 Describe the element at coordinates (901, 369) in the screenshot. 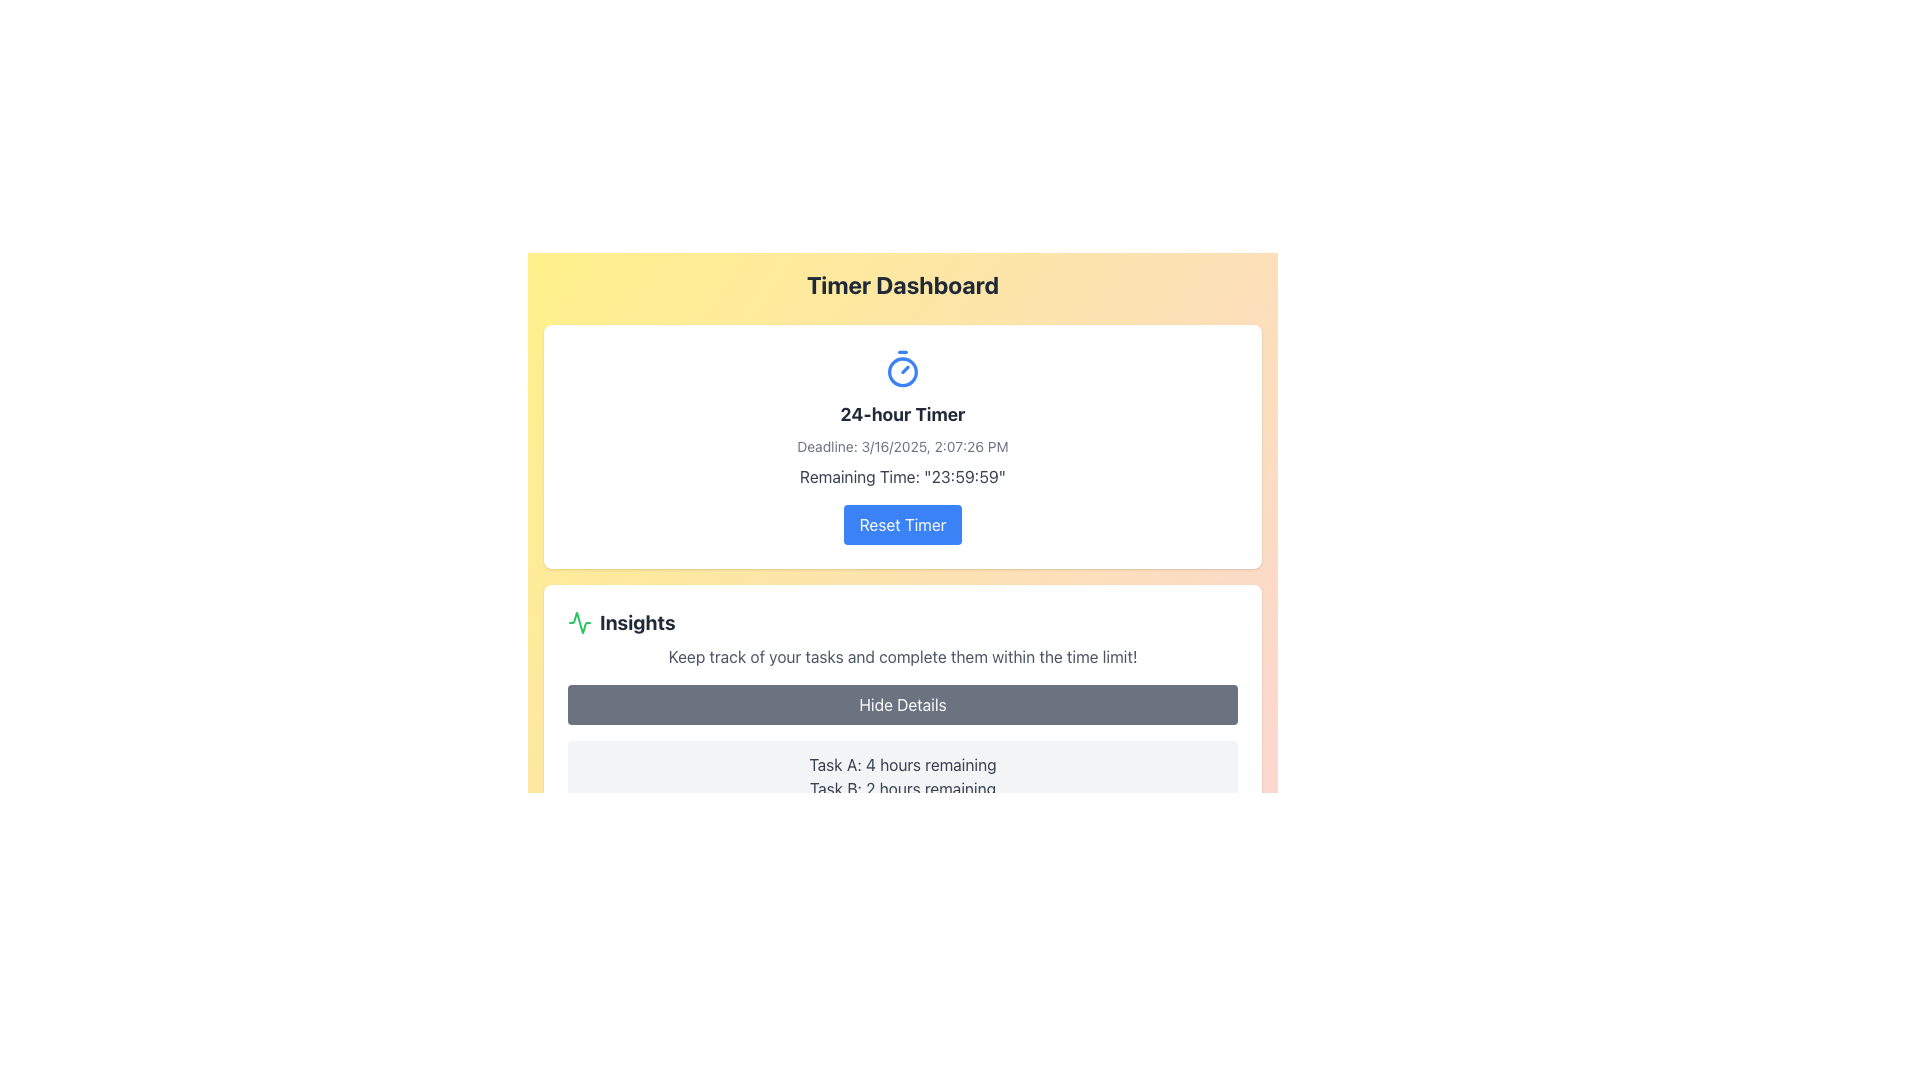

I see `the timer icon located above the text '24-hour Timer', which visually represents the timer functionality` at that location.